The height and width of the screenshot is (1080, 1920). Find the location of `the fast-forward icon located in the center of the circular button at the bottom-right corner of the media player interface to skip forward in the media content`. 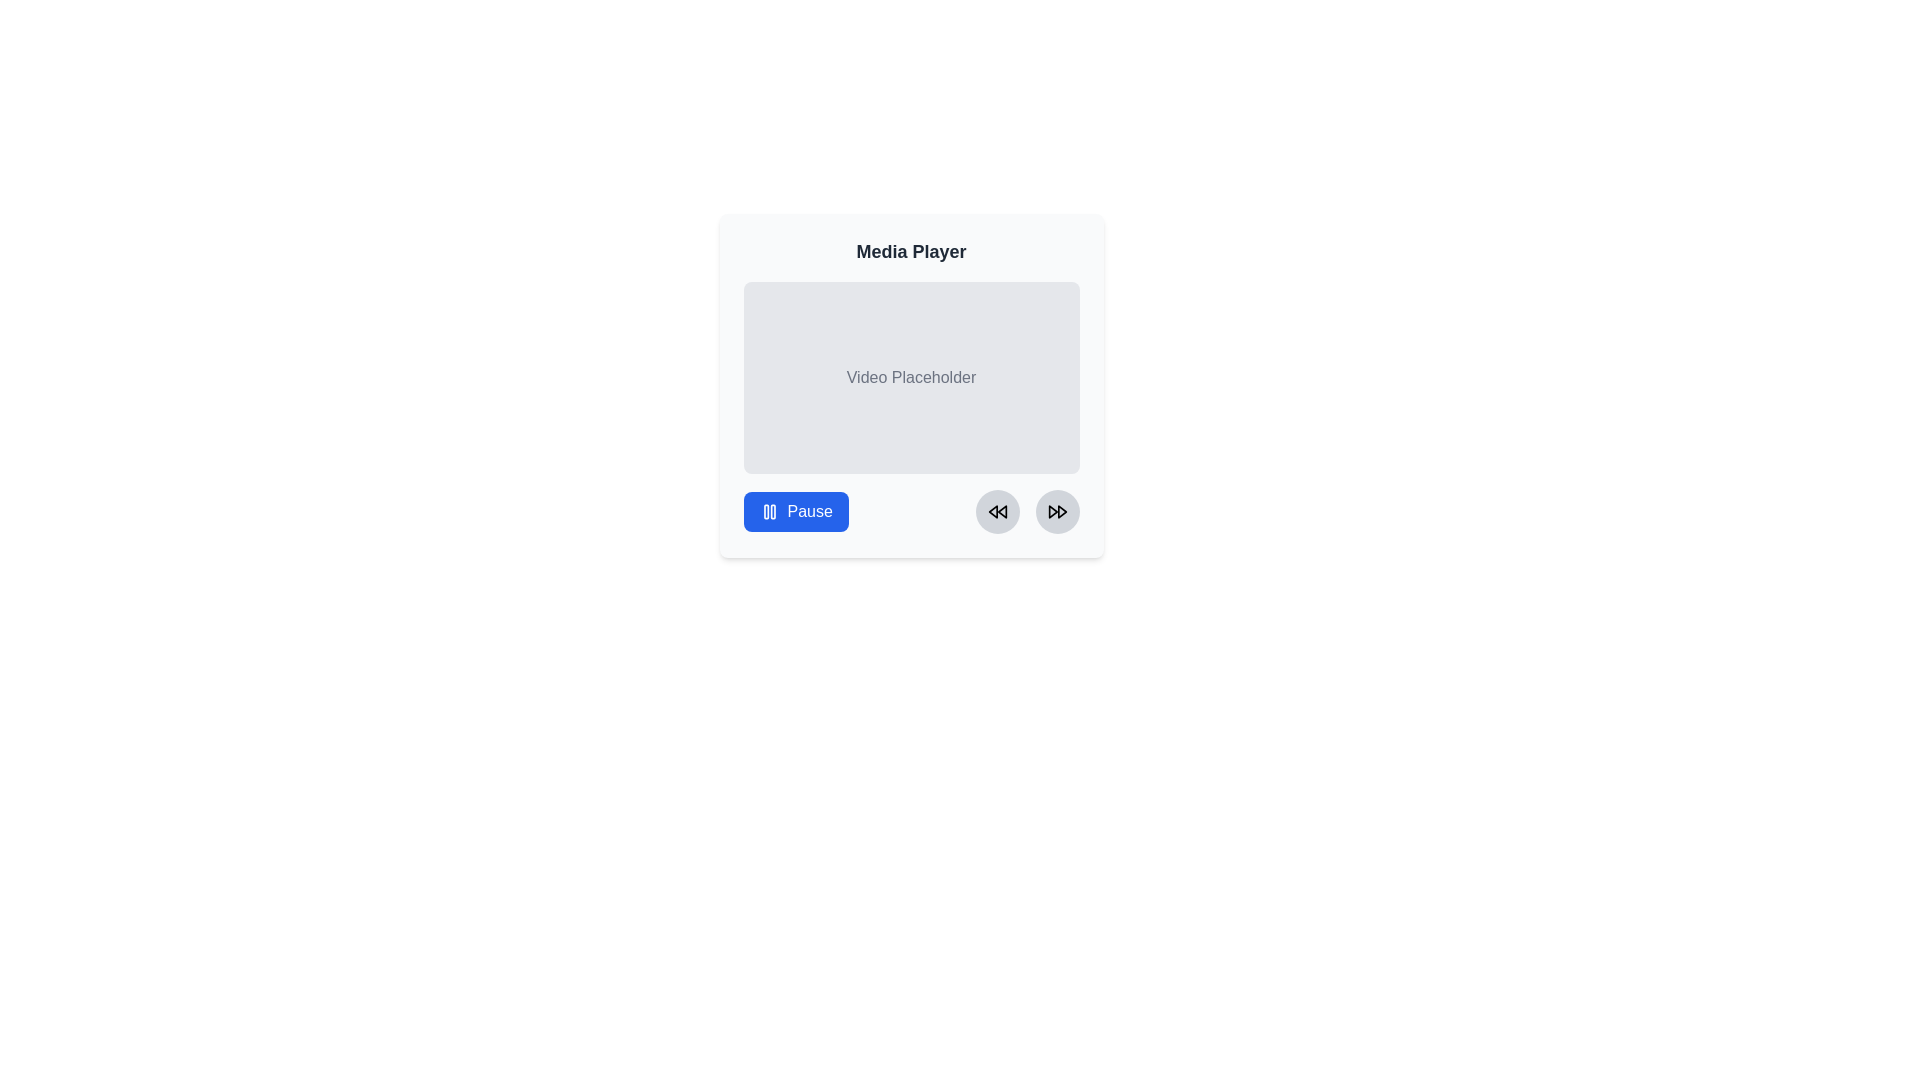

the fast-forward icon located in the center of the circular button at the bottom-right corner of the media player interface to skip forward in the media content is located at coordinates (1056, 511).